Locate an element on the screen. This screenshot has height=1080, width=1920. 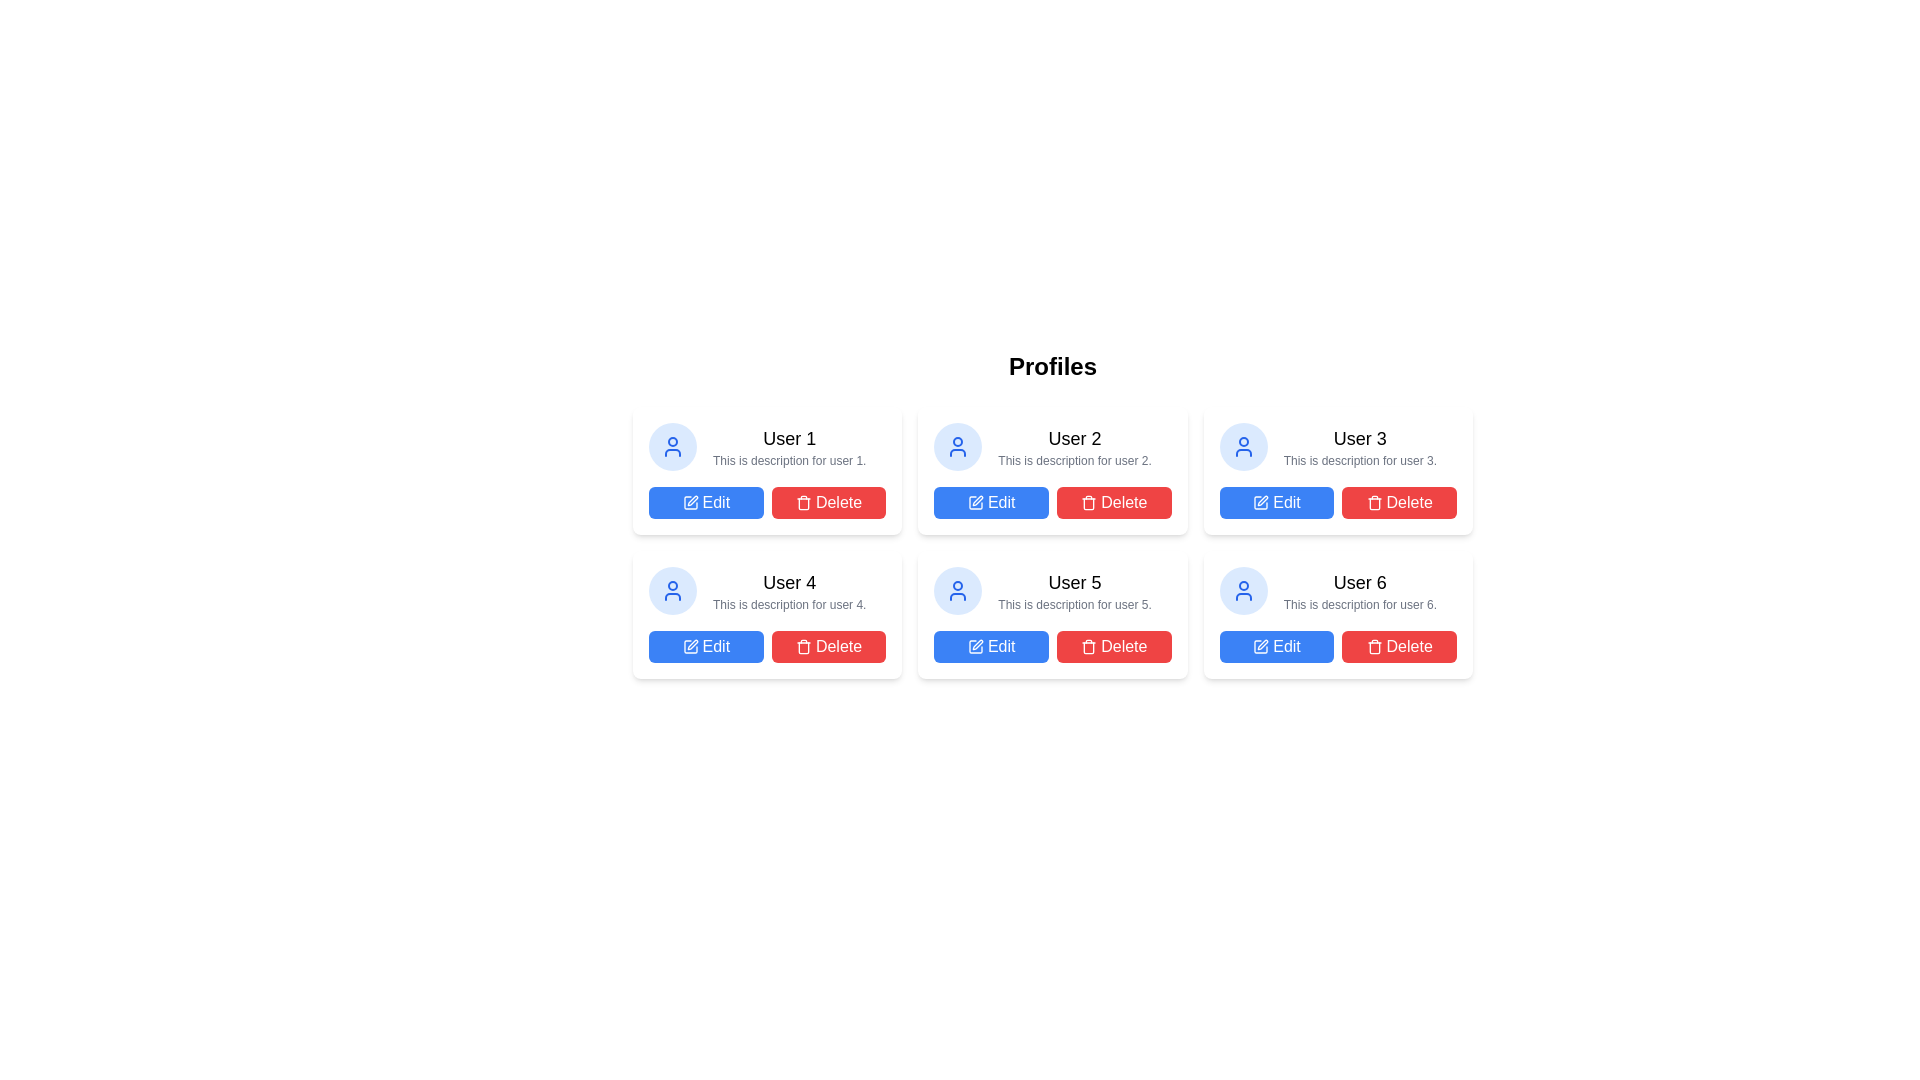
the 'Delete' button located in the profile card for 'User 1', which is the second button after the 'Edit' button is located at coordinates (829, 501).